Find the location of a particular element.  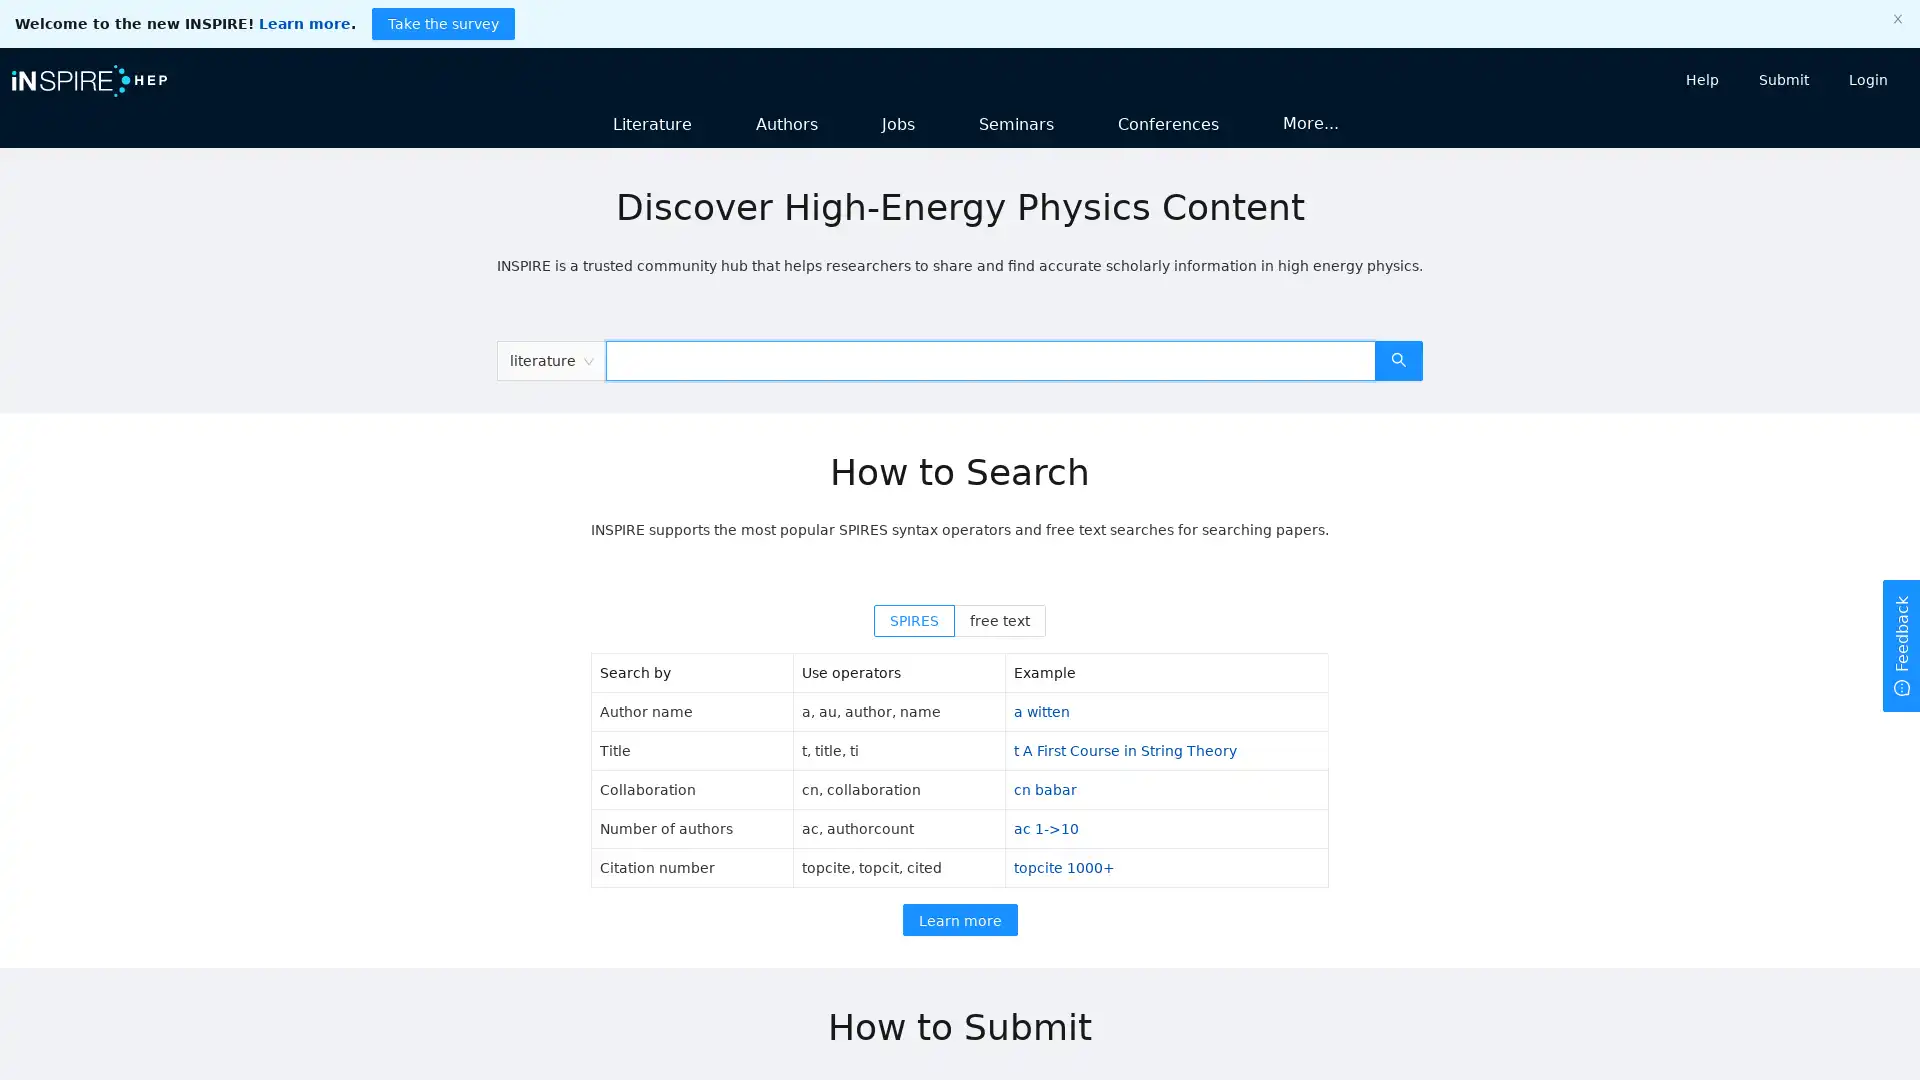

close is located at coordinates (1896, 19).